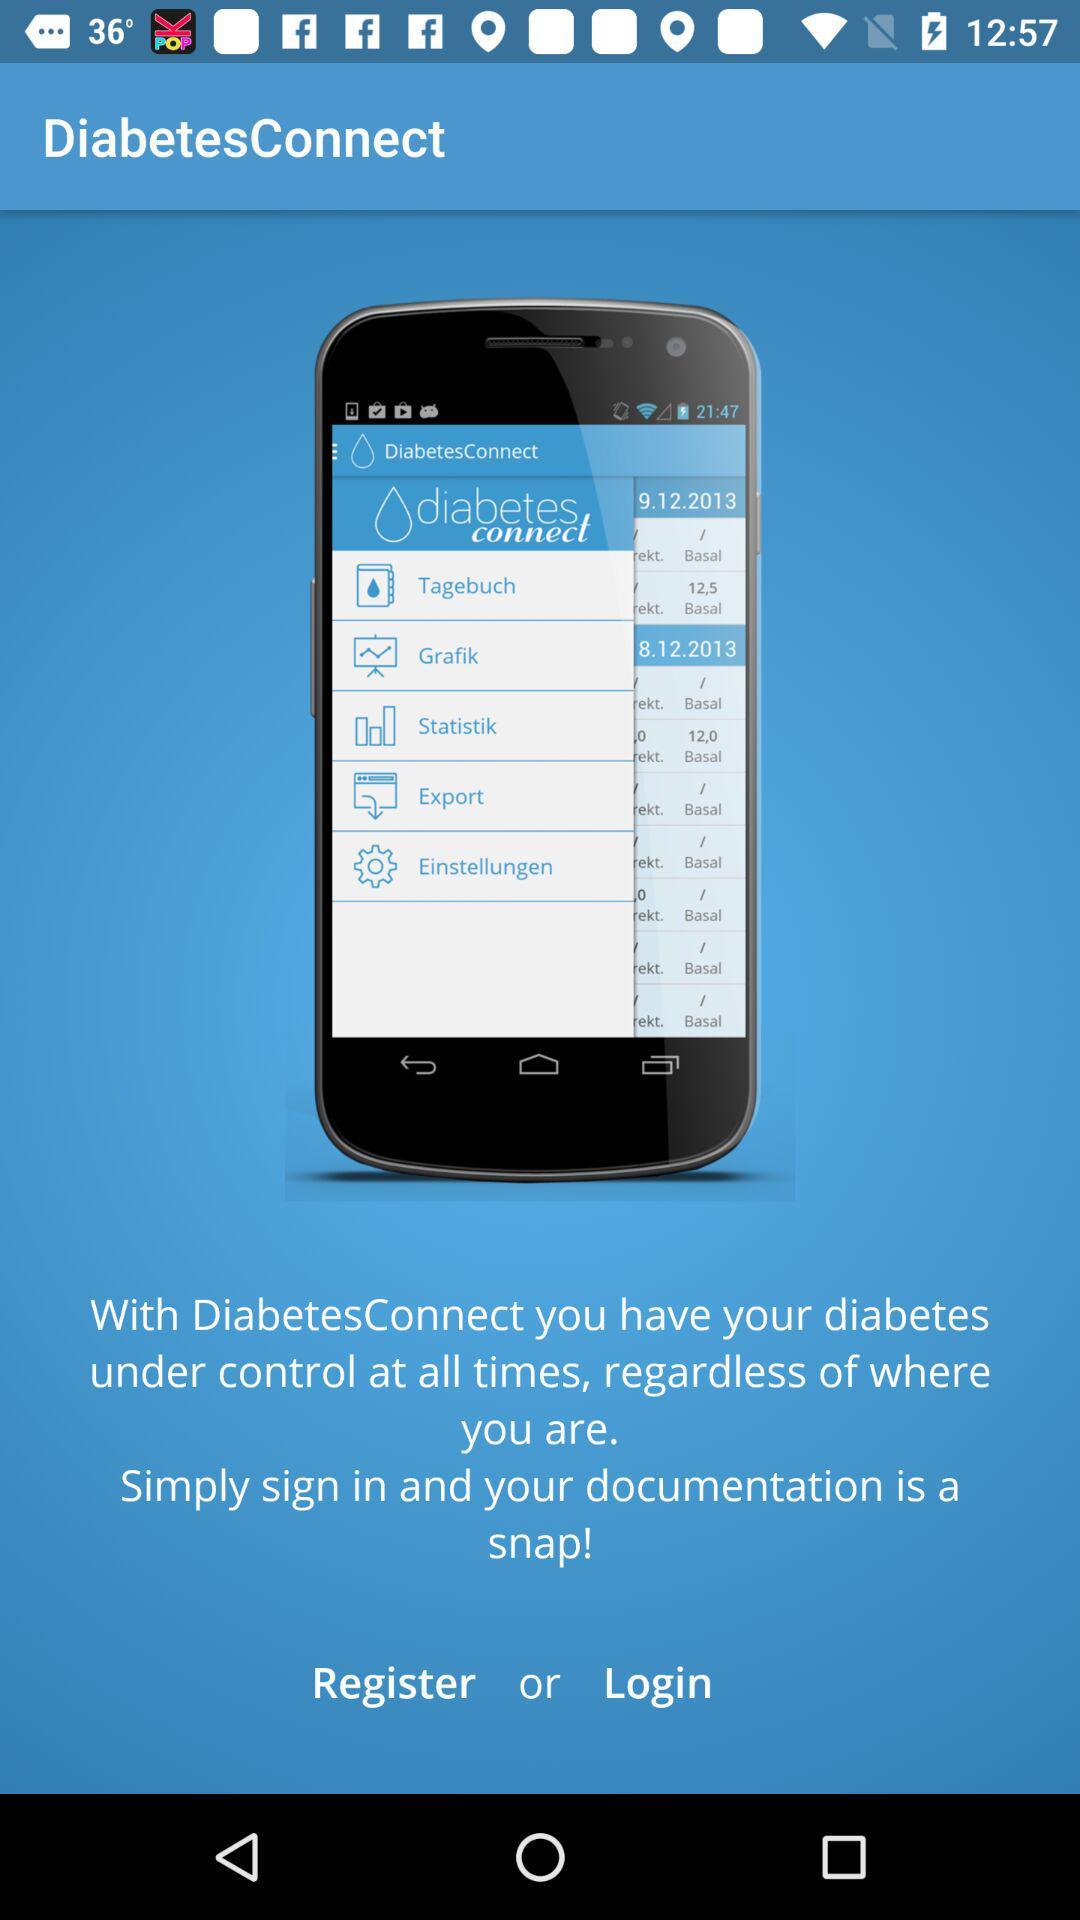 Image resolution: width=1080 pixels, height=1920 pixels. Describe the element at coordinates (658, 1680) in the screenshot. I see `item to the right of or item` at that location.